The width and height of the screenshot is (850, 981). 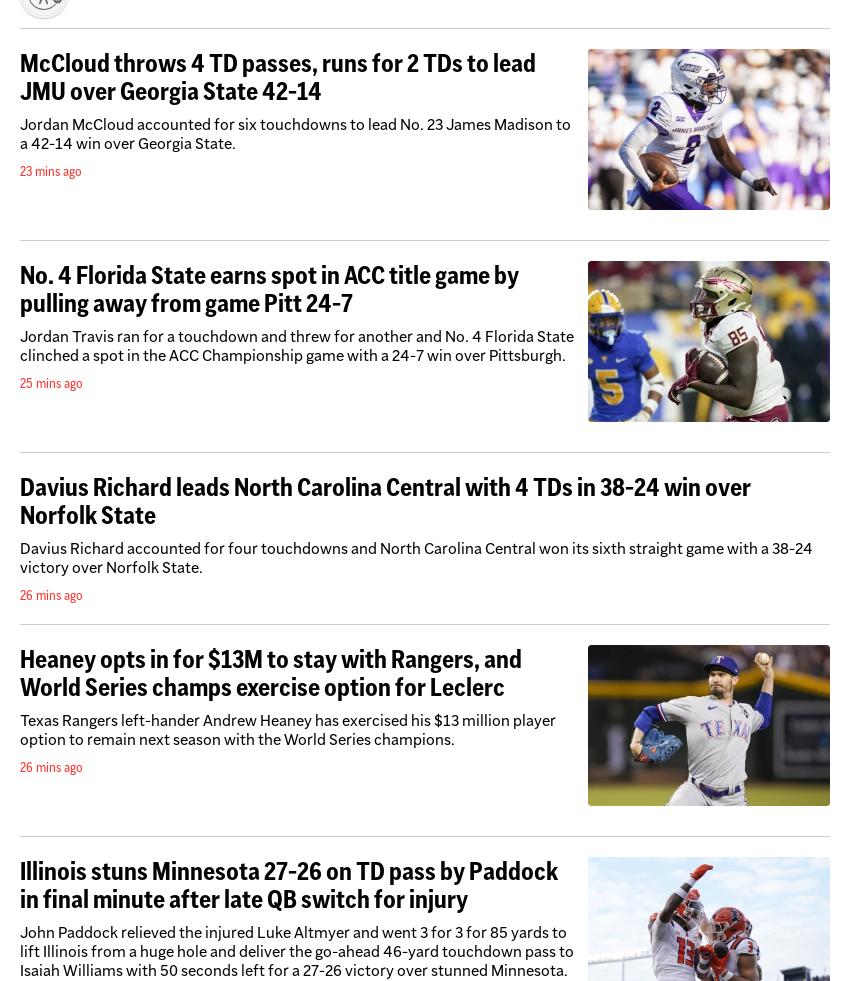 What do you see at coordinates (294, 132) in the screenshot?
I see `'Jordan McCloud accounted for six touchdowns to lead No. 23 James Madison to a 42-14 win over Georgia State.'` at bounding box center [294, 132].